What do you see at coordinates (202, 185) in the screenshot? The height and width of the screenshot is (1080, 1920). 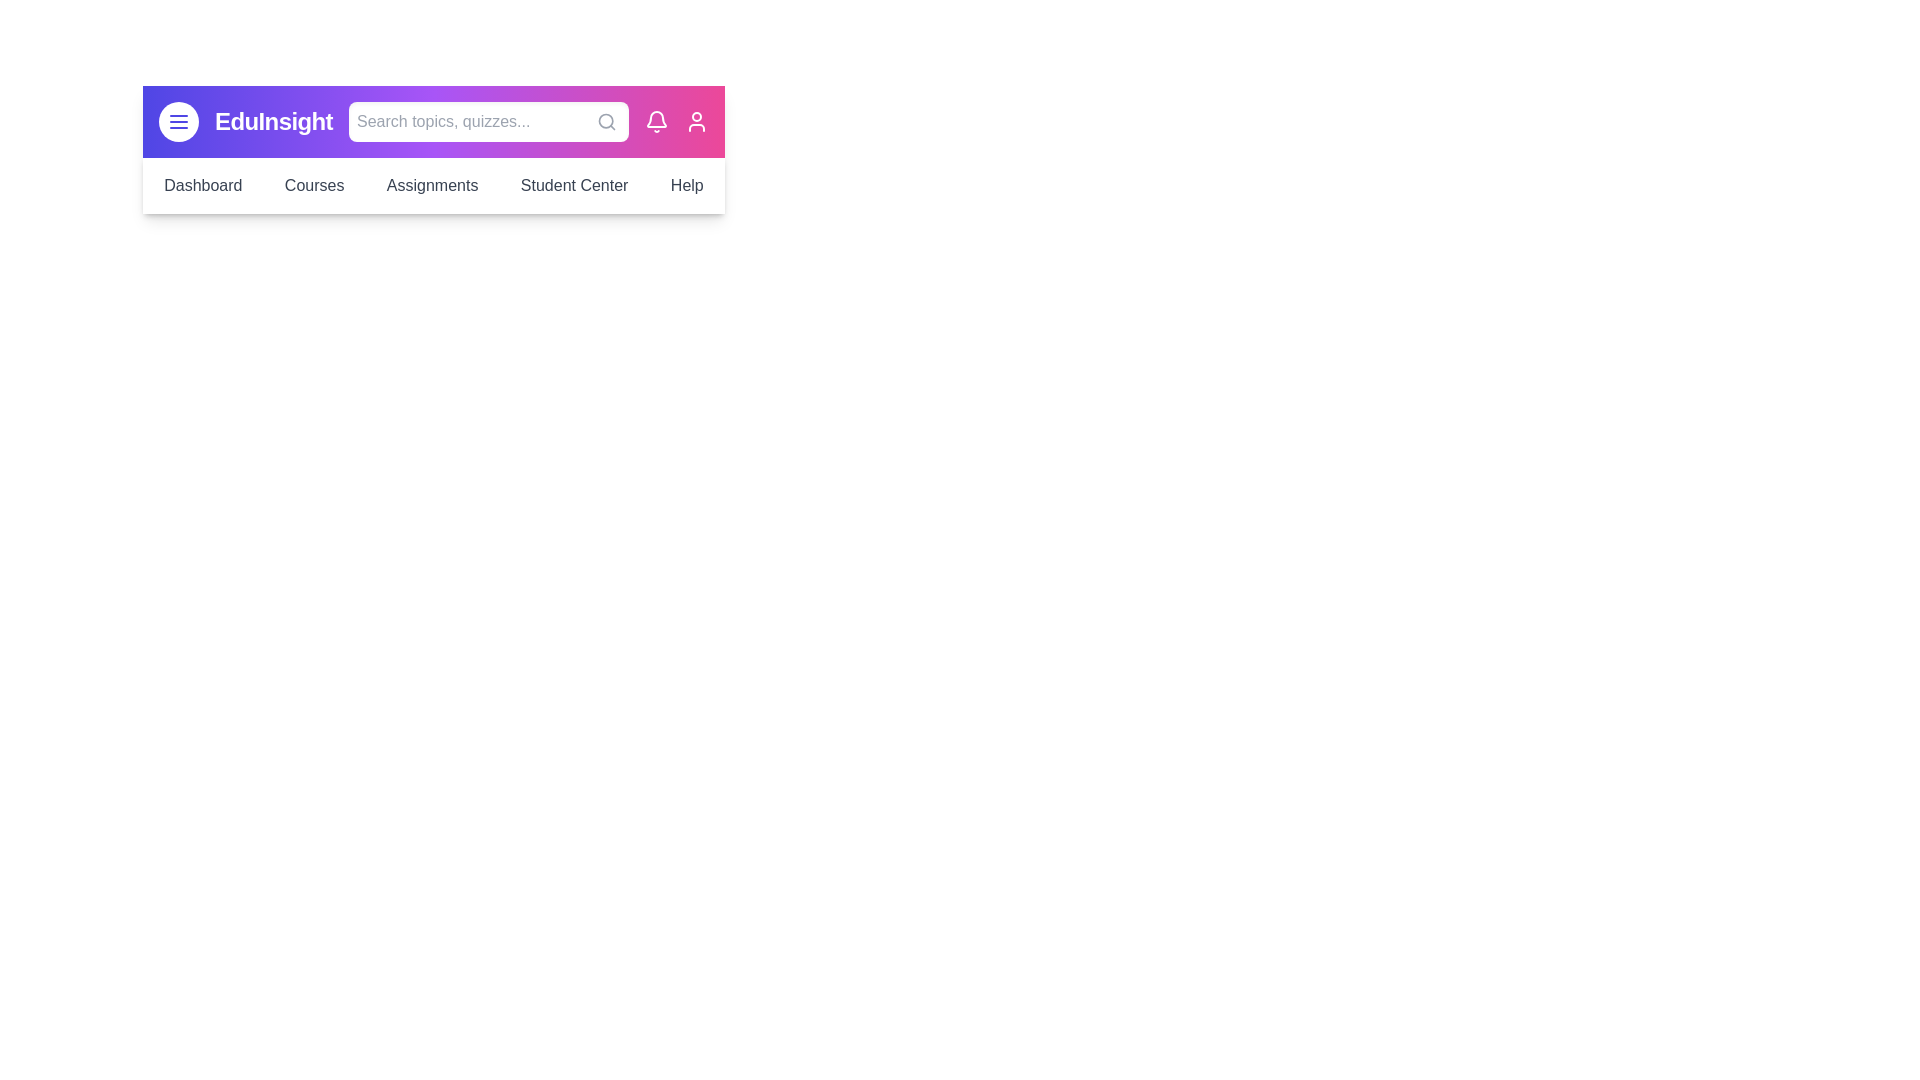 I see `the menu item Dashboard to navigate to the corresponding section` at bounding box center [202, 185].